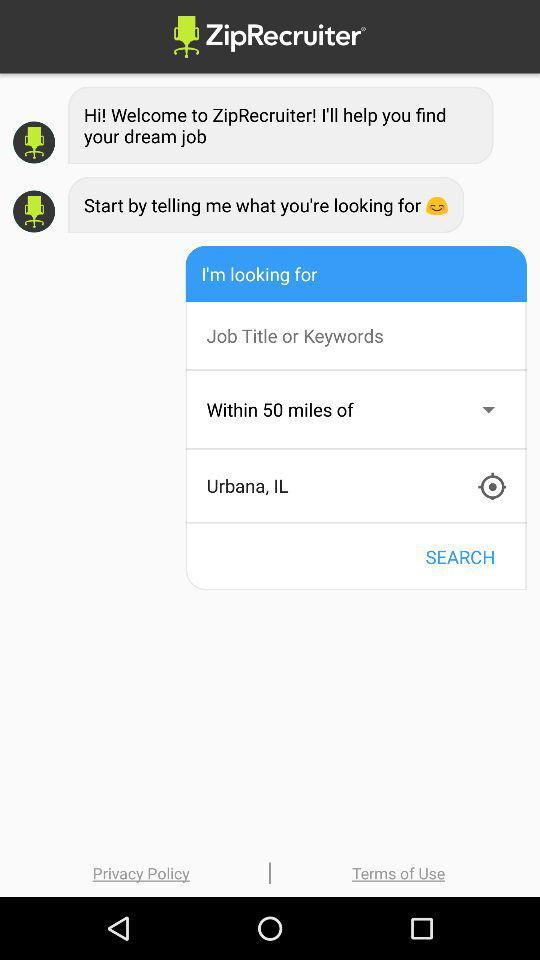 This screenshot has height=960, width=540. I want to click on search box, so click(365, 335).